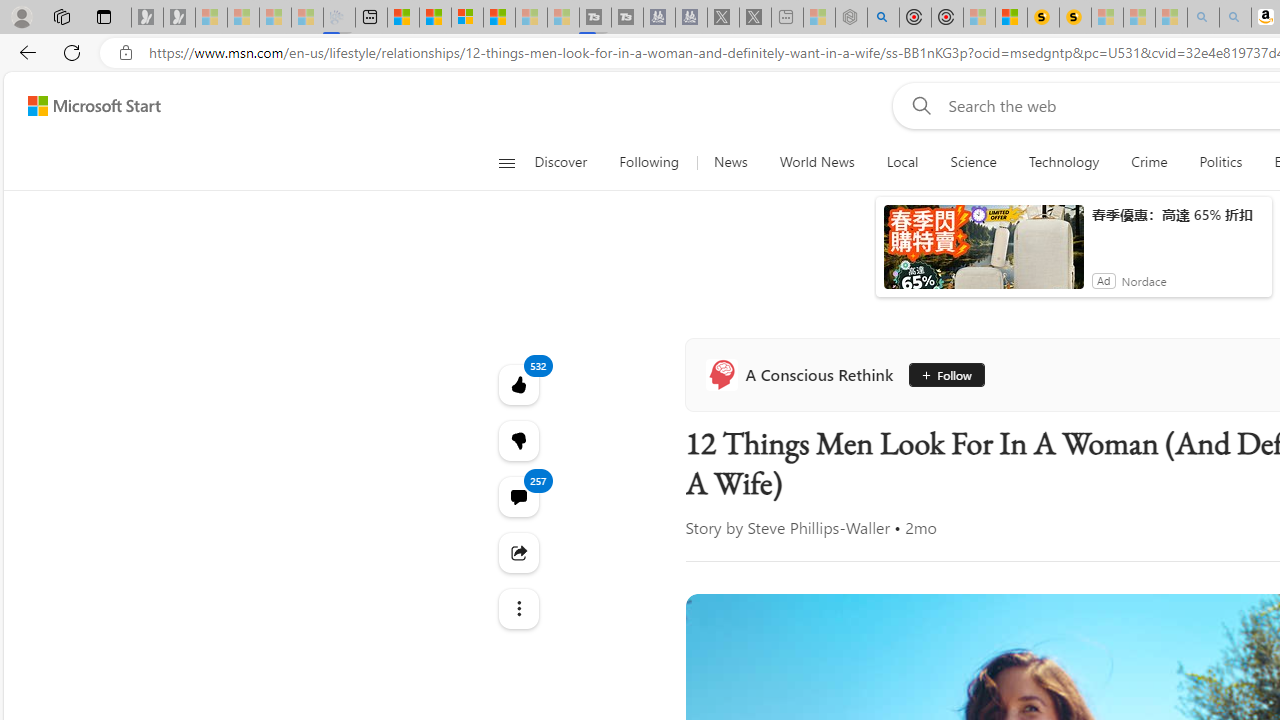 The height and width of the screenshot is (720, 1280). What do you see at coordinates (518, 552) in the screenshot?
I see `'Share this story'` at bounding box center [518, 552].